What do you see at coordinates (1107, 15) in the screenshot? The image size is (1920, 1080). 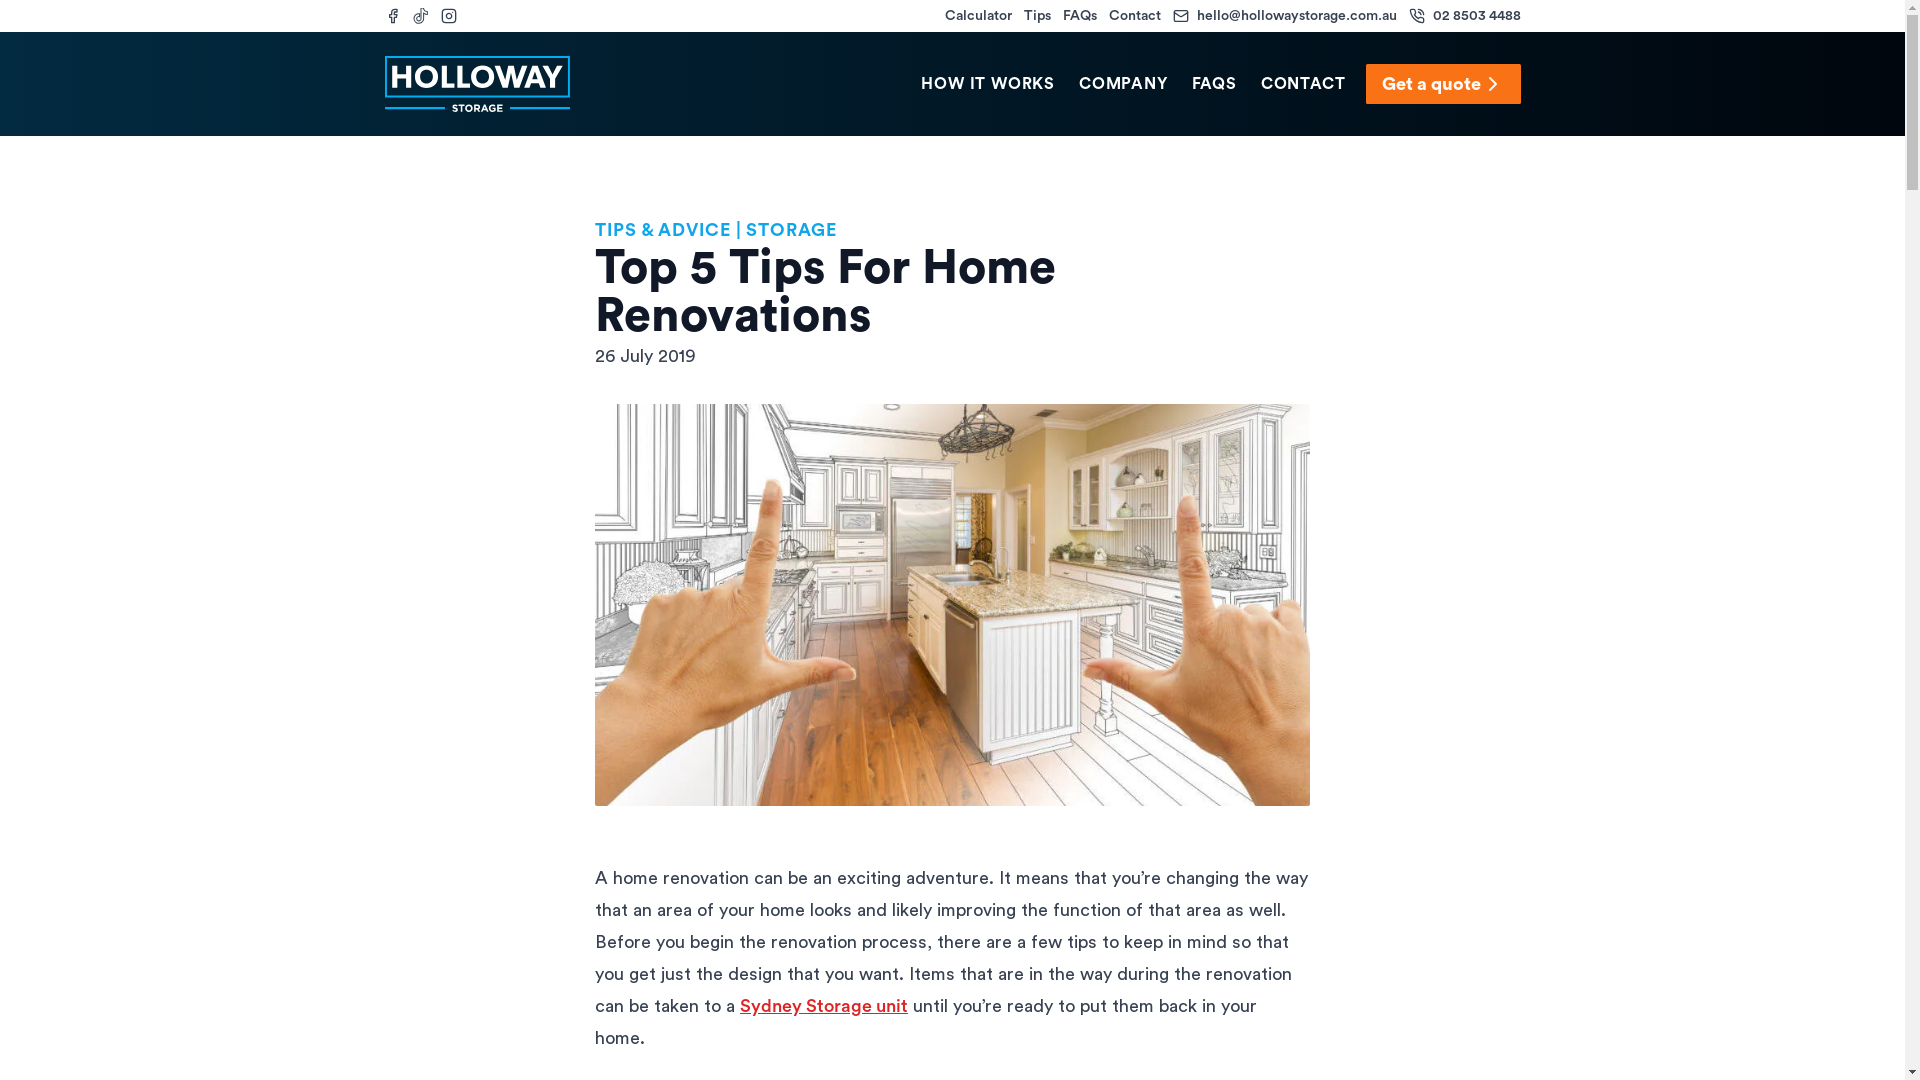 I see `'Contact'` at bounding box center [1107, 15].